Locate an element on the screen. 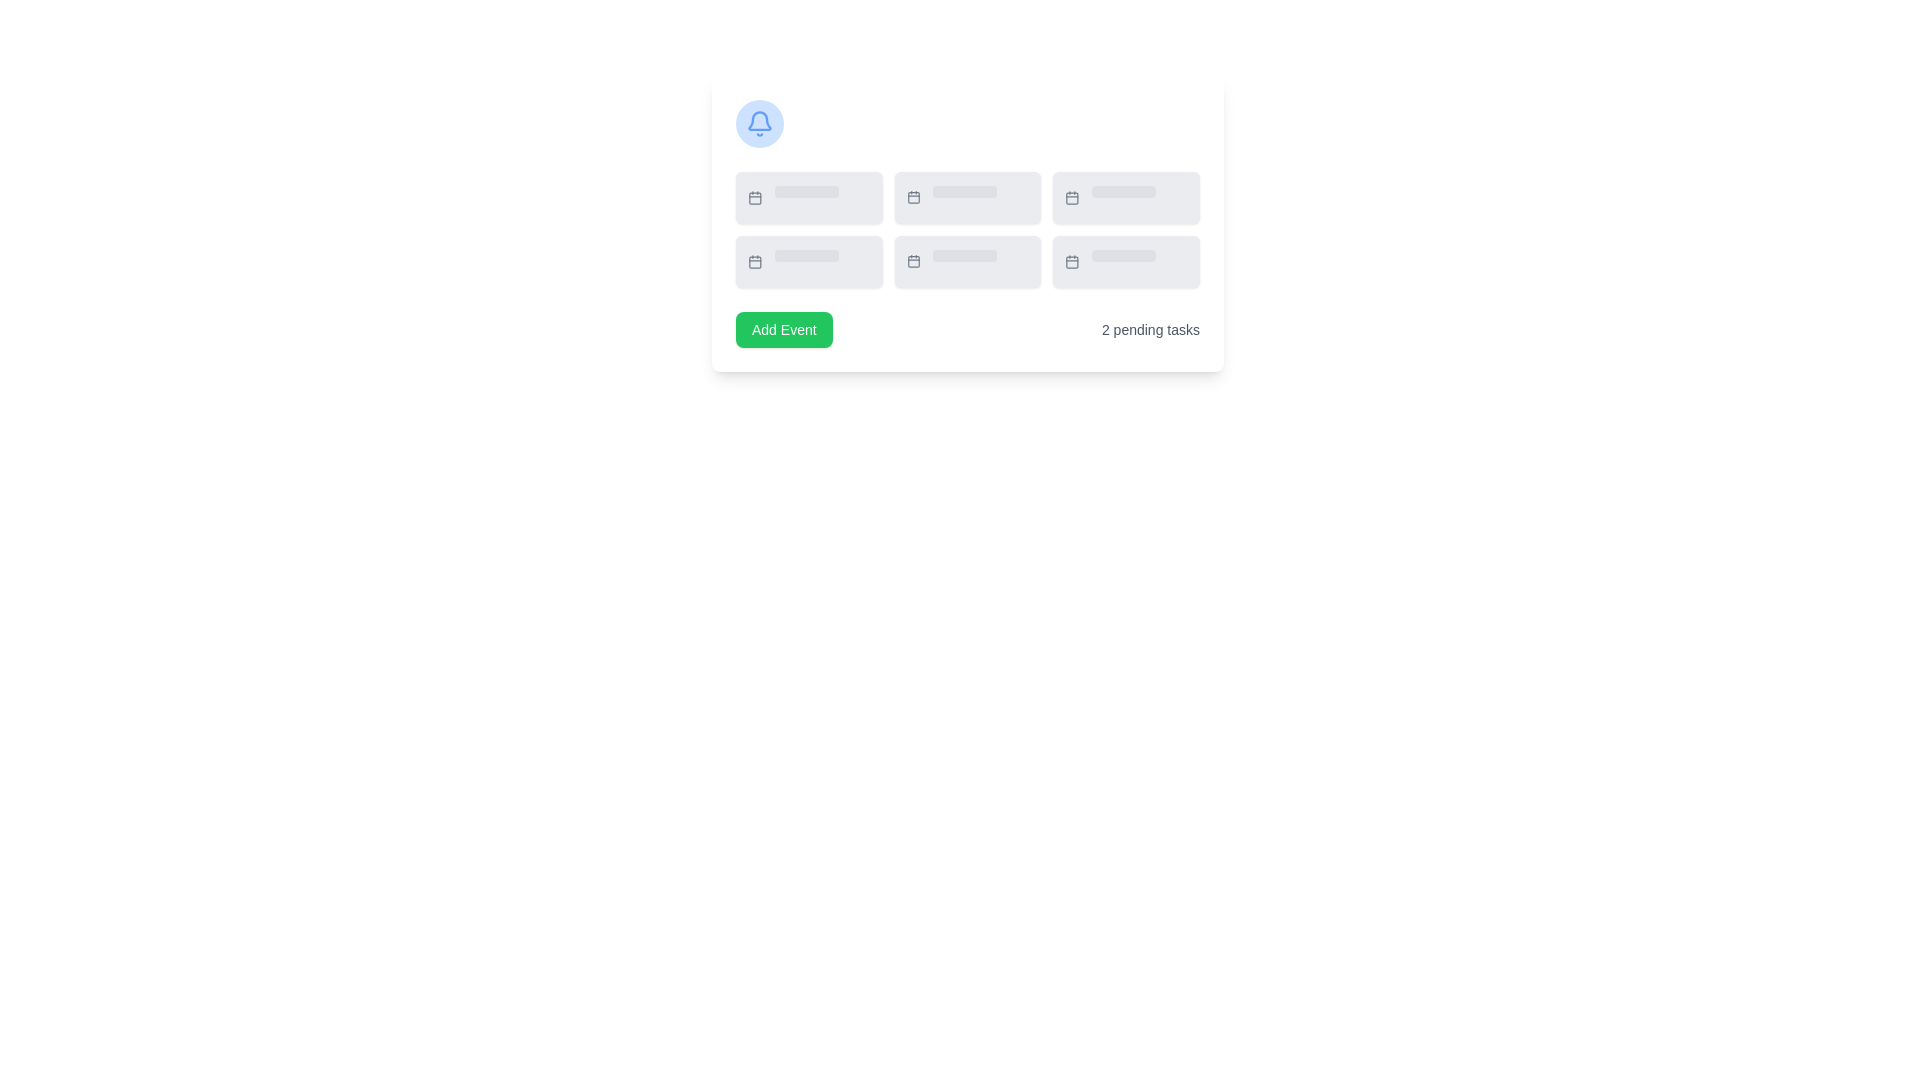  the calendar icon, which is the first item in the leftmost column of a grid layout is located at coordinates (753, 197).